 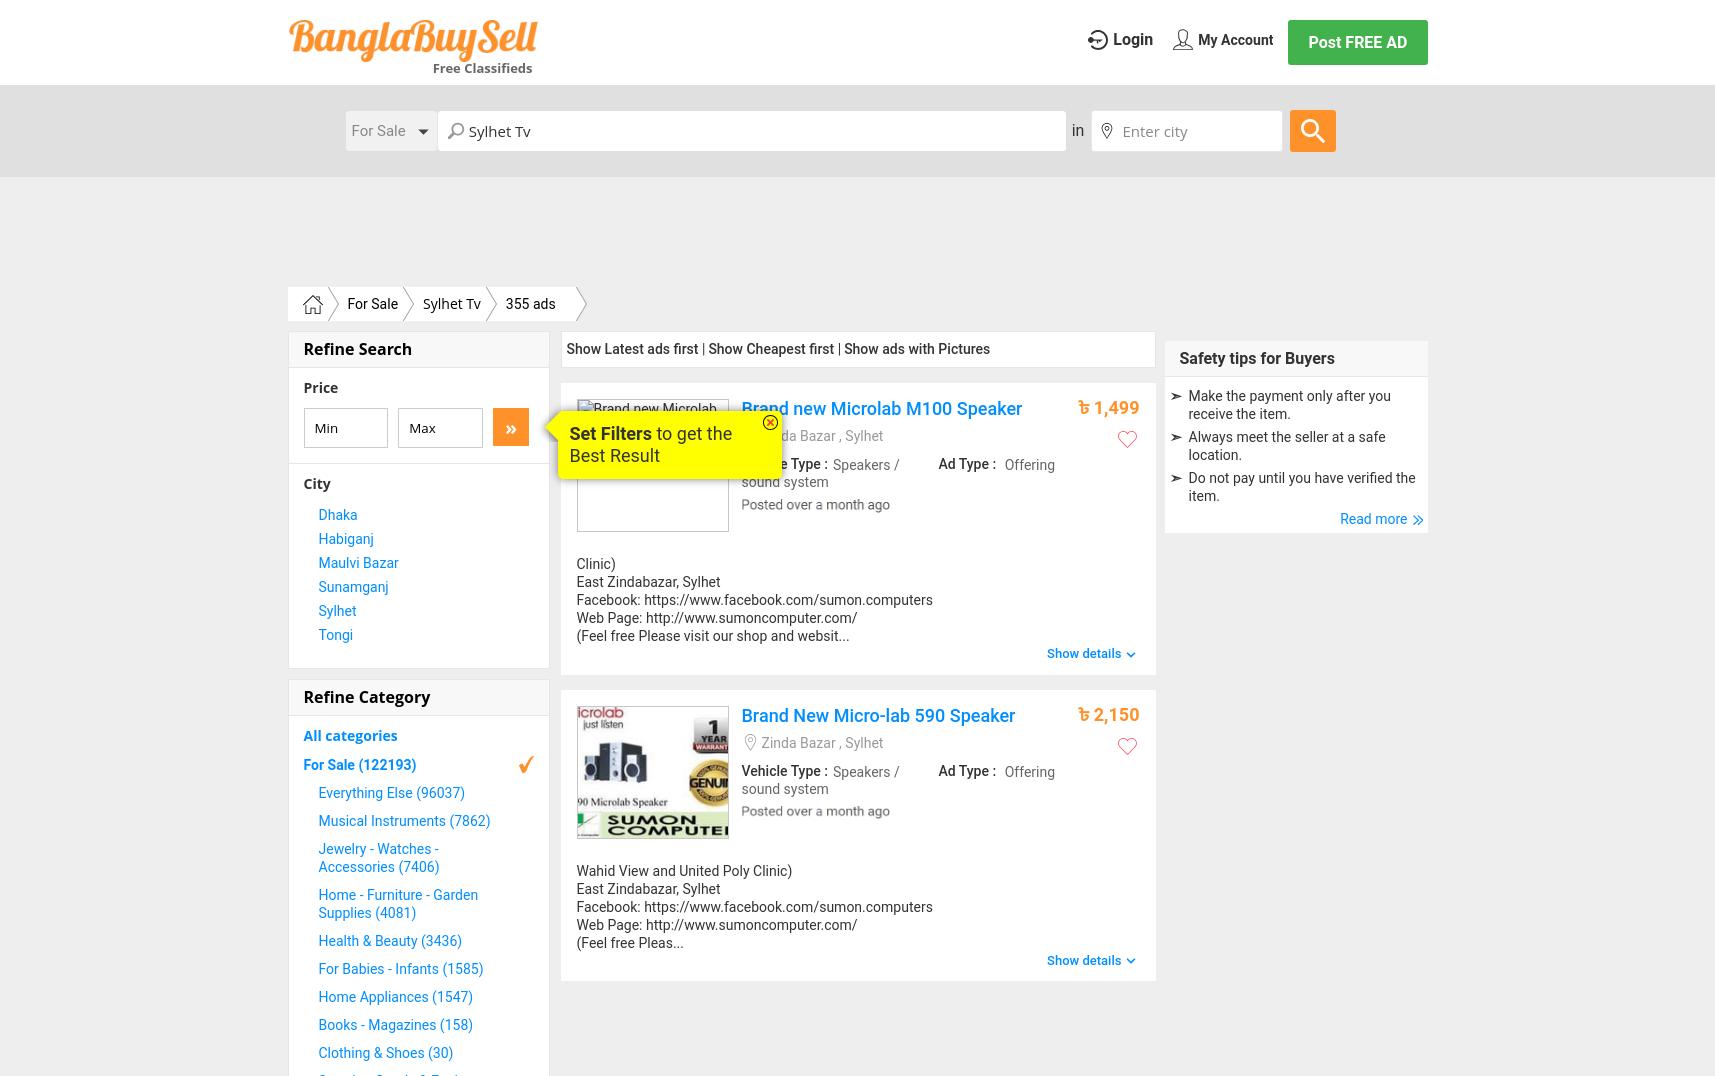 What do you see at coordinates (448, 819) in the screenshot?
I see `'(7862)'` at bounding box center [448, 819].